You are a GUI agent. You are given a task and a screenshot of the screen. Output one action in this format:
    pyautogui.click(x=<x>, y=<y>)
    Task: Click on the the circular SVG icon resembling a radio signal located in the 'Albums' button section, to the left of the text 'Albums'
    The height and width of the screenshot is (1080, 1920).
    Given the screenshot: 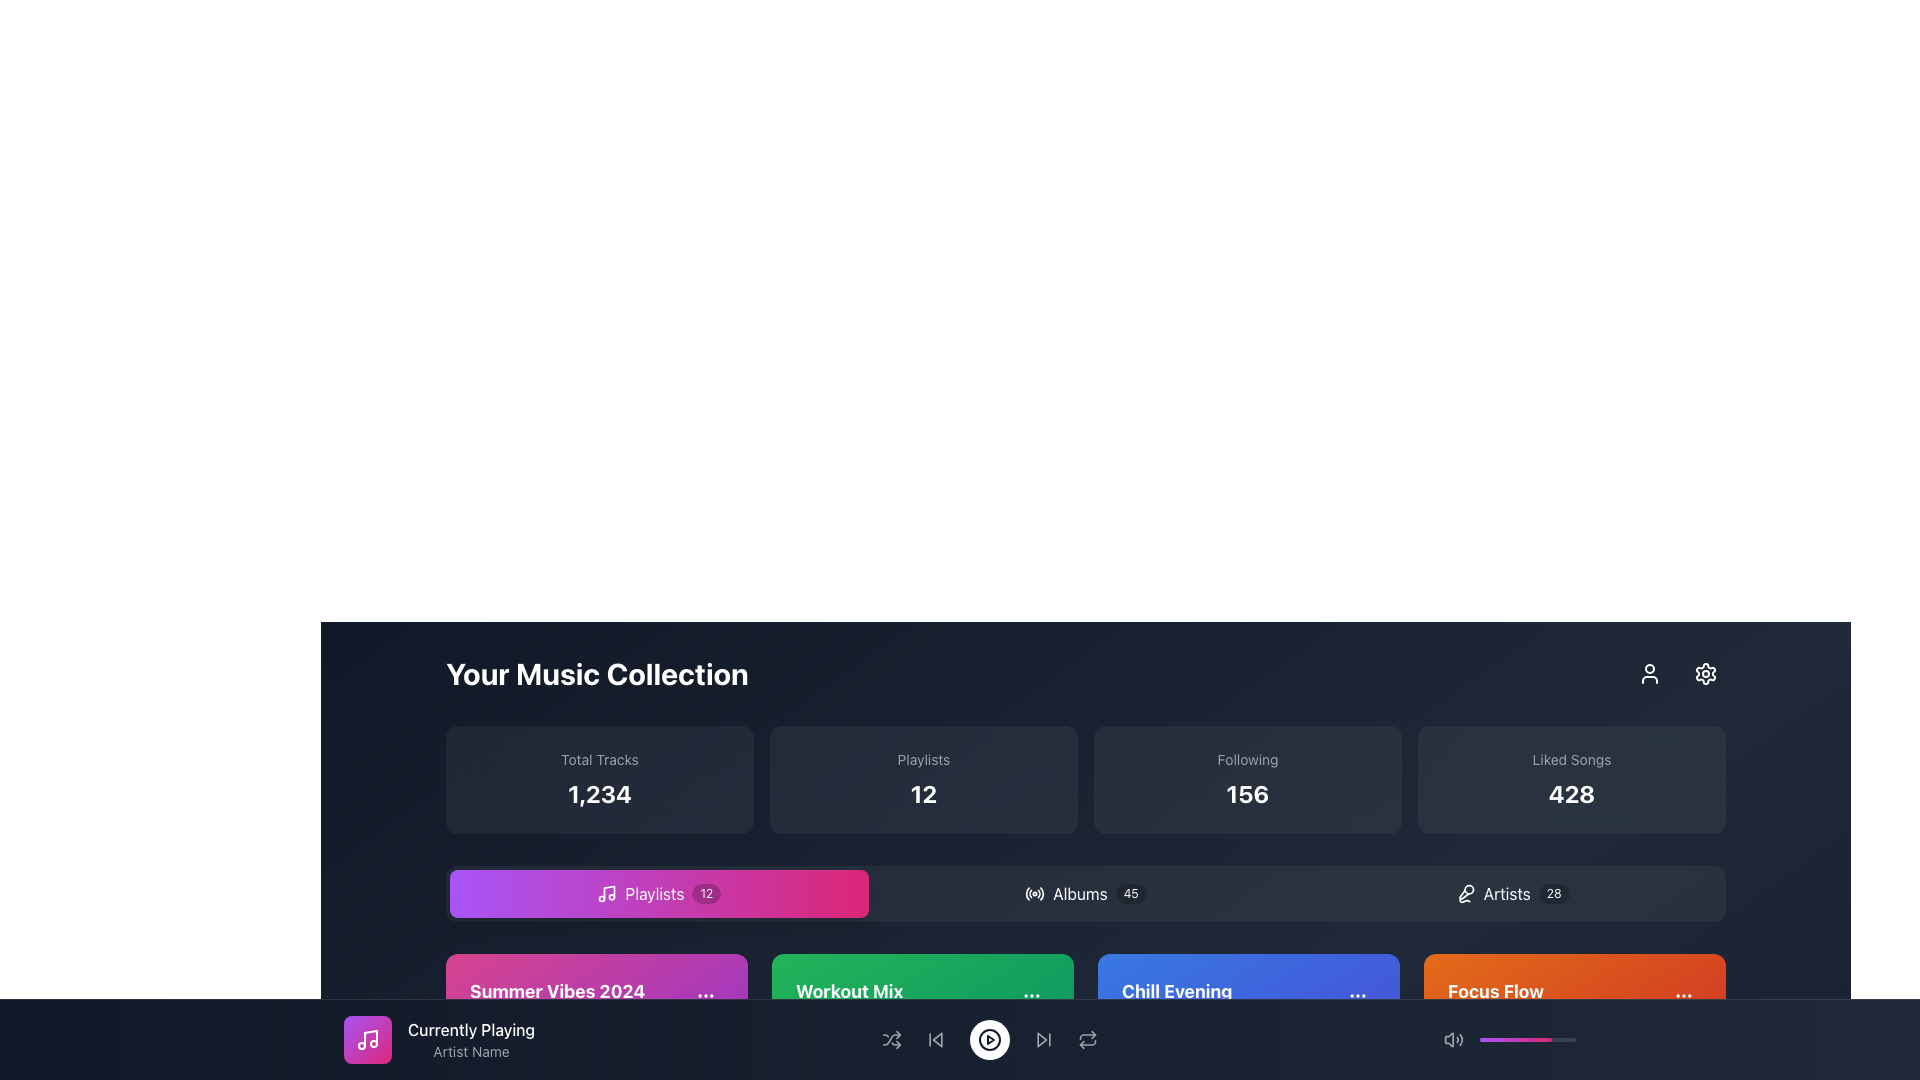 What is the action you would take?
    pyautogui.click(x=1035, y=893)
    